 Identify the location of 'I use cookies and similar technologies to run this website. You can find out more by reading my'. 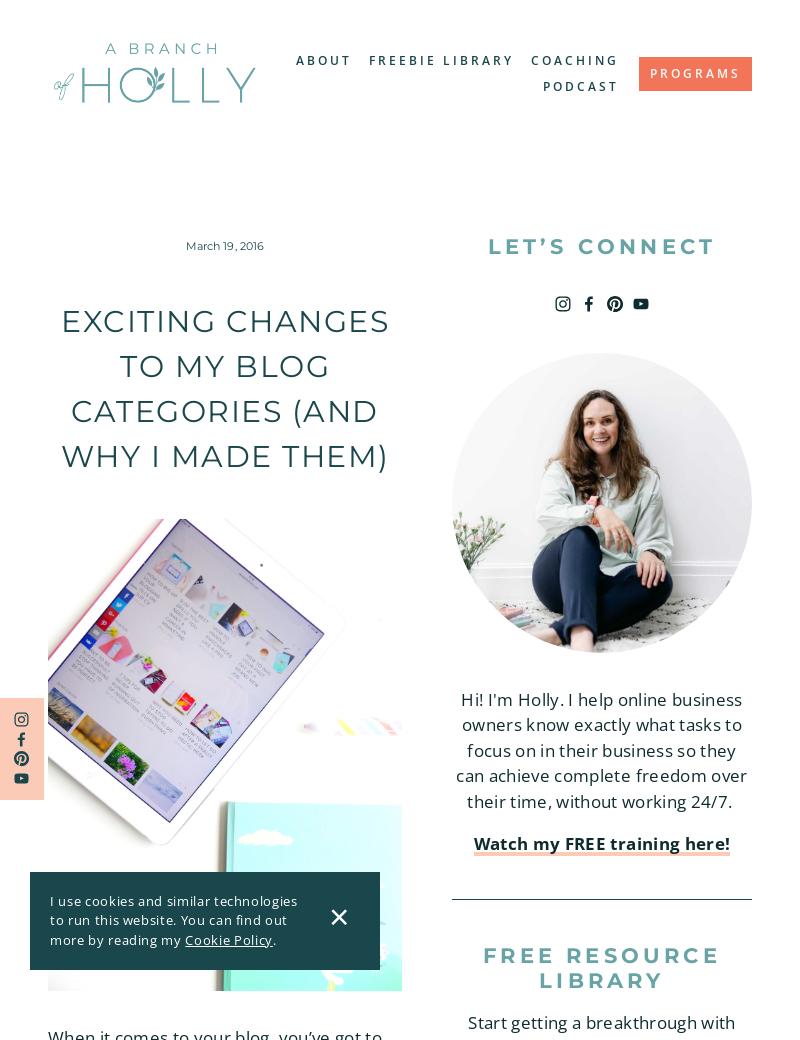
(172, 919).